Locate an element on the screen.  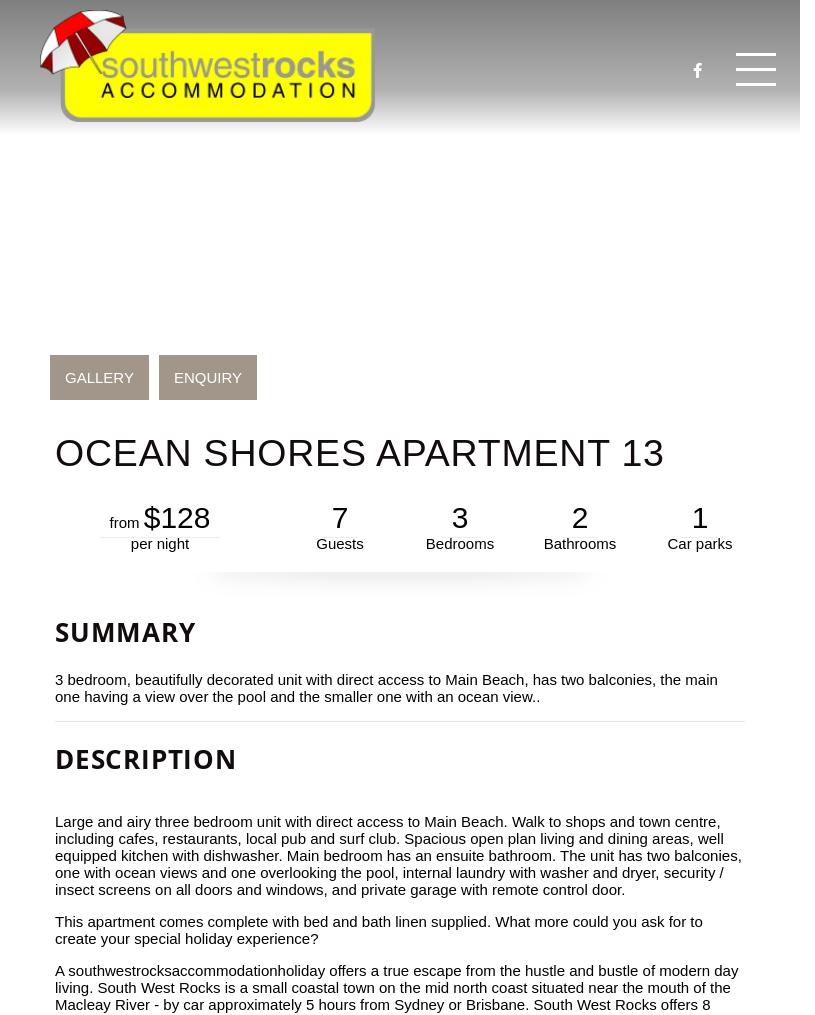
'Ocean Shores Apartment 13' is located at coordinates (358, 451).